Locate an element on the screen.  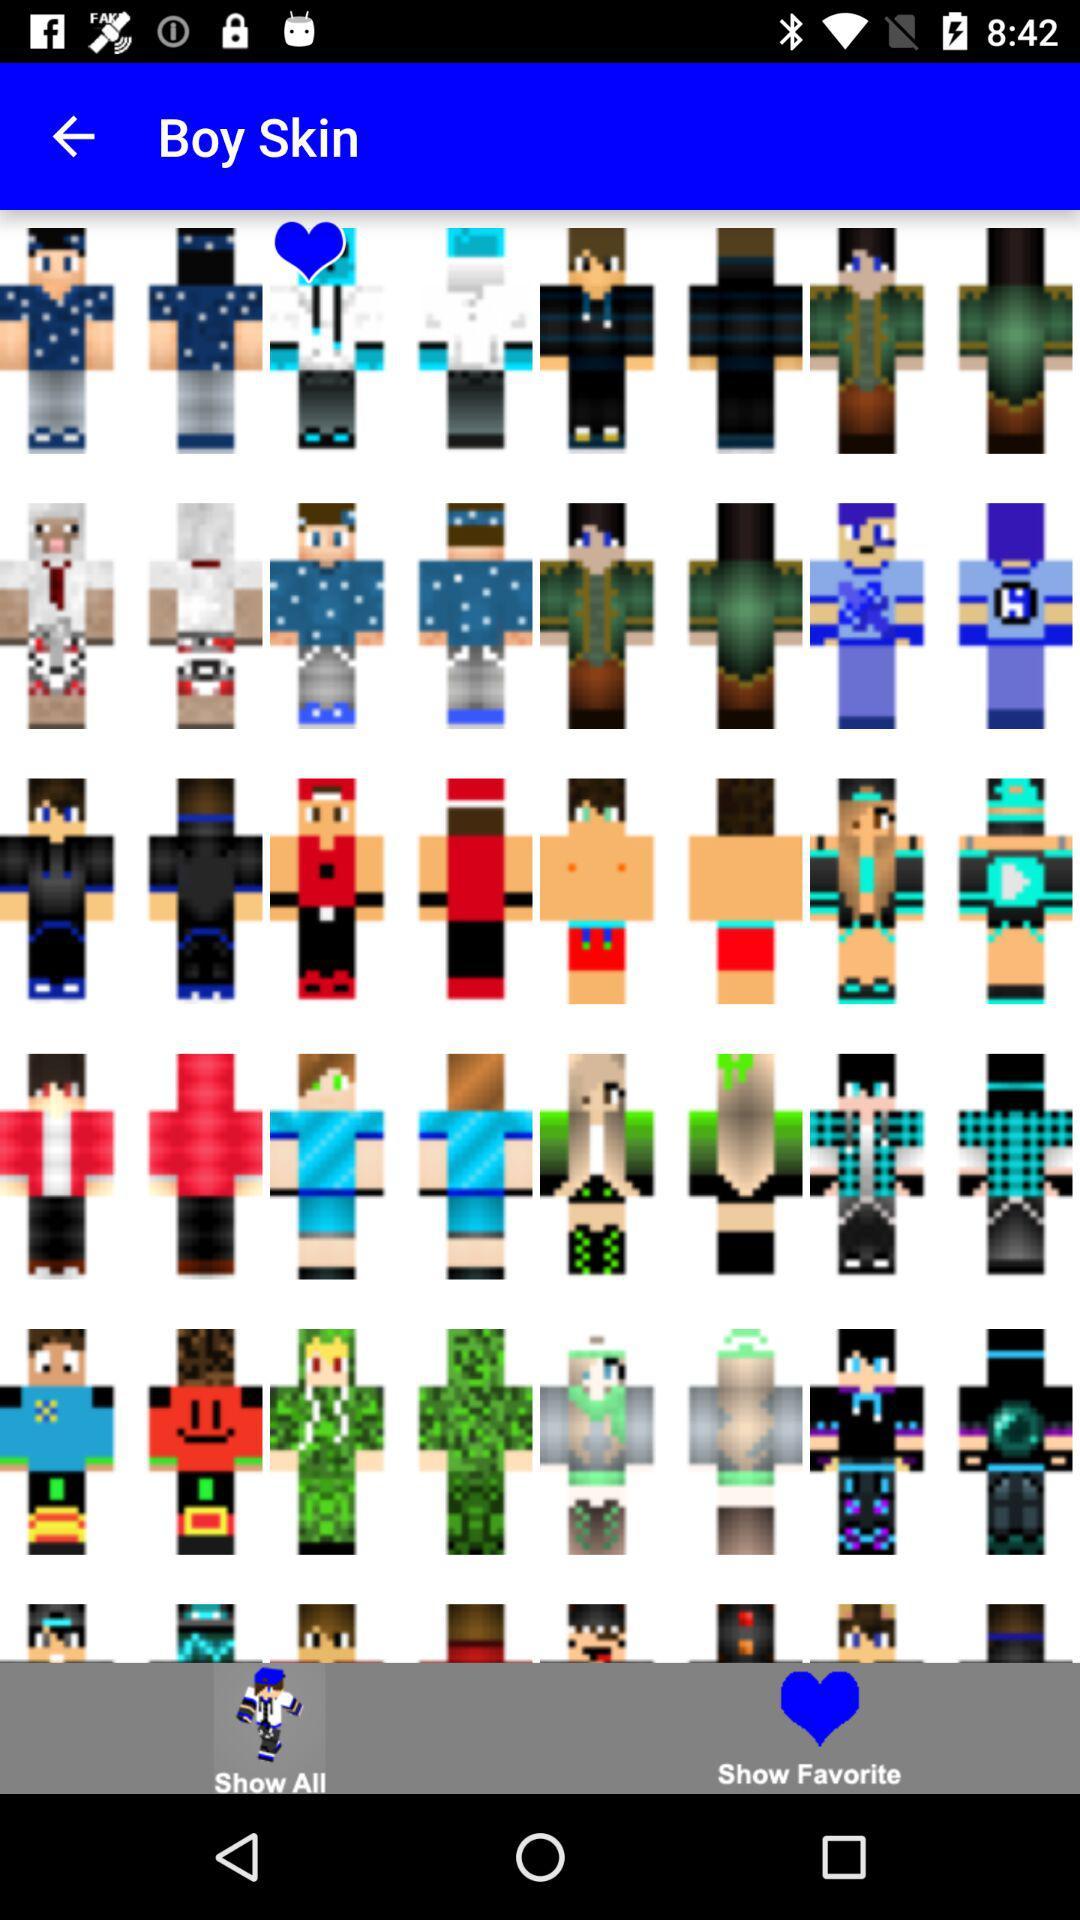
item next to the boy skin is located at coordinates (72, 135).